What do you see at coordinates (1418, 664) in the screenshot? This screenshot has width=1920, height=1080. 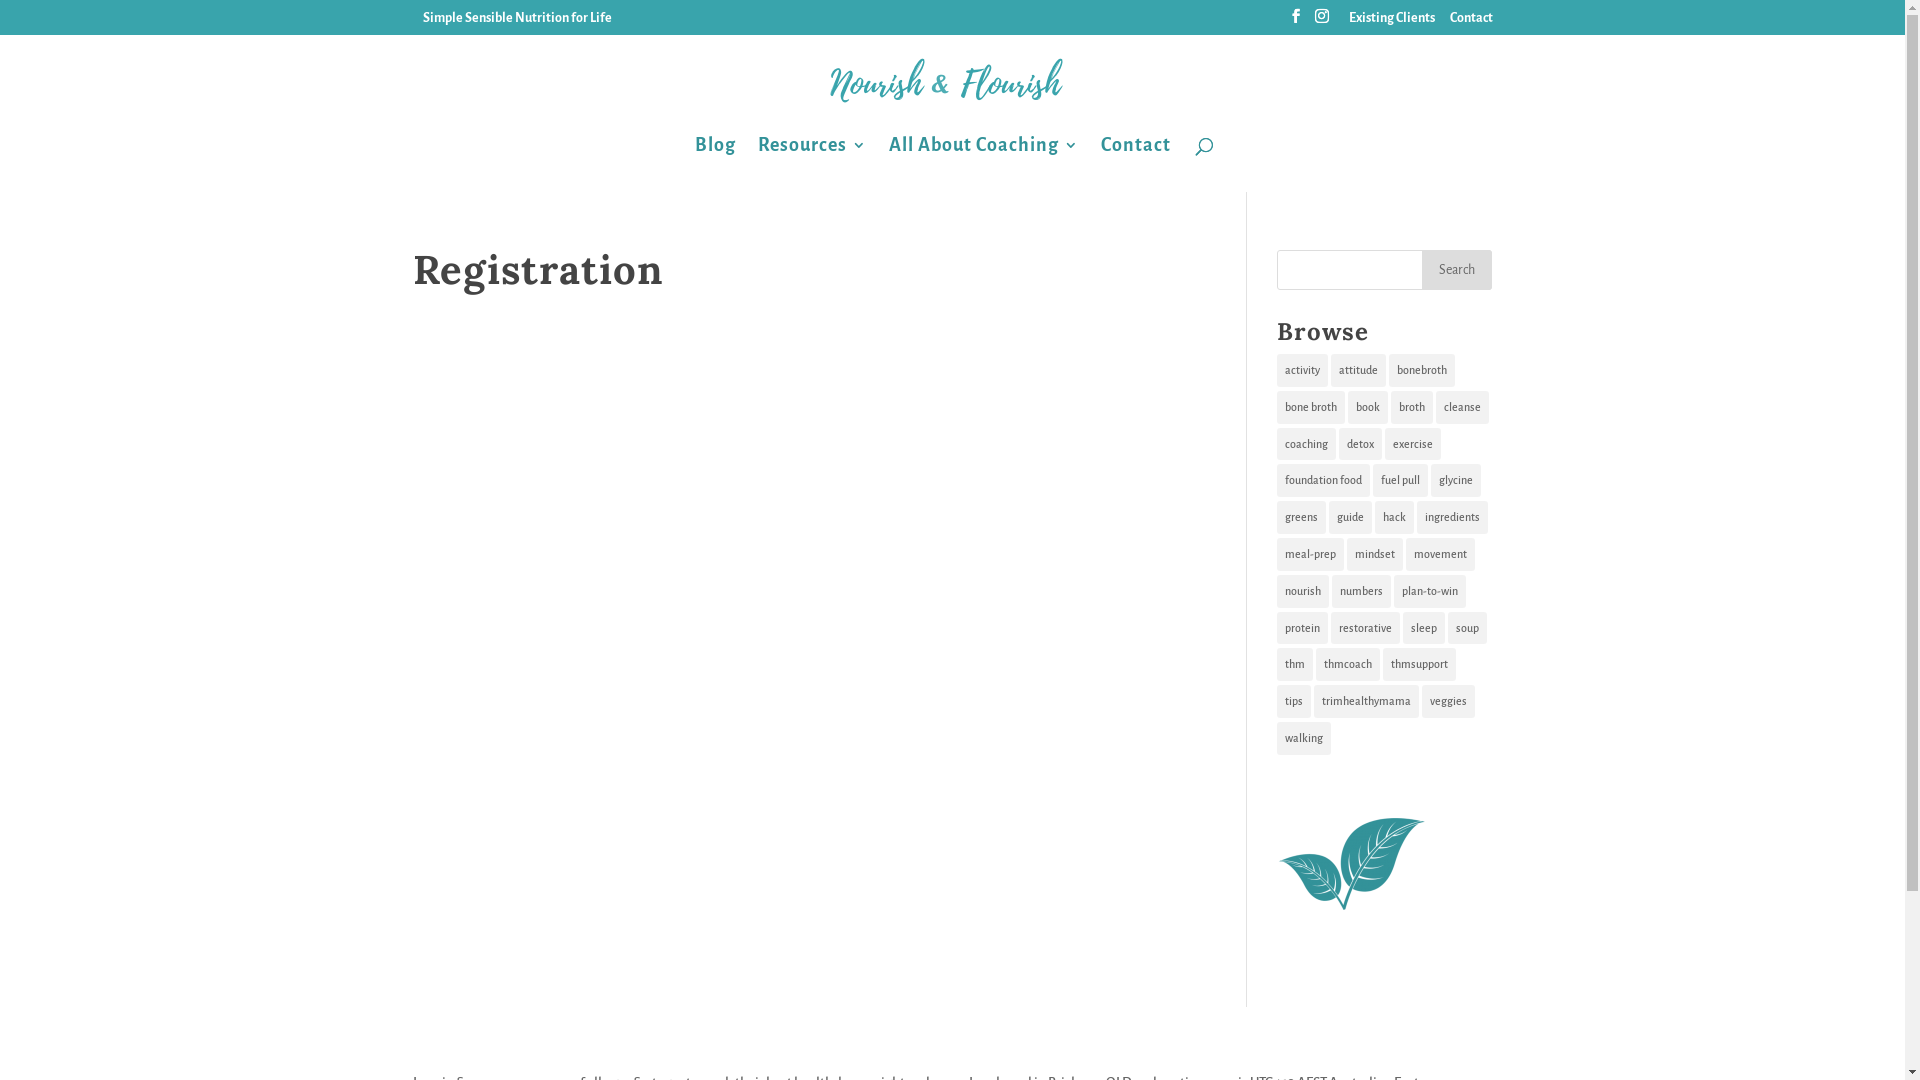 I see `'thmsupport'` at bounding box center [1418, 664].